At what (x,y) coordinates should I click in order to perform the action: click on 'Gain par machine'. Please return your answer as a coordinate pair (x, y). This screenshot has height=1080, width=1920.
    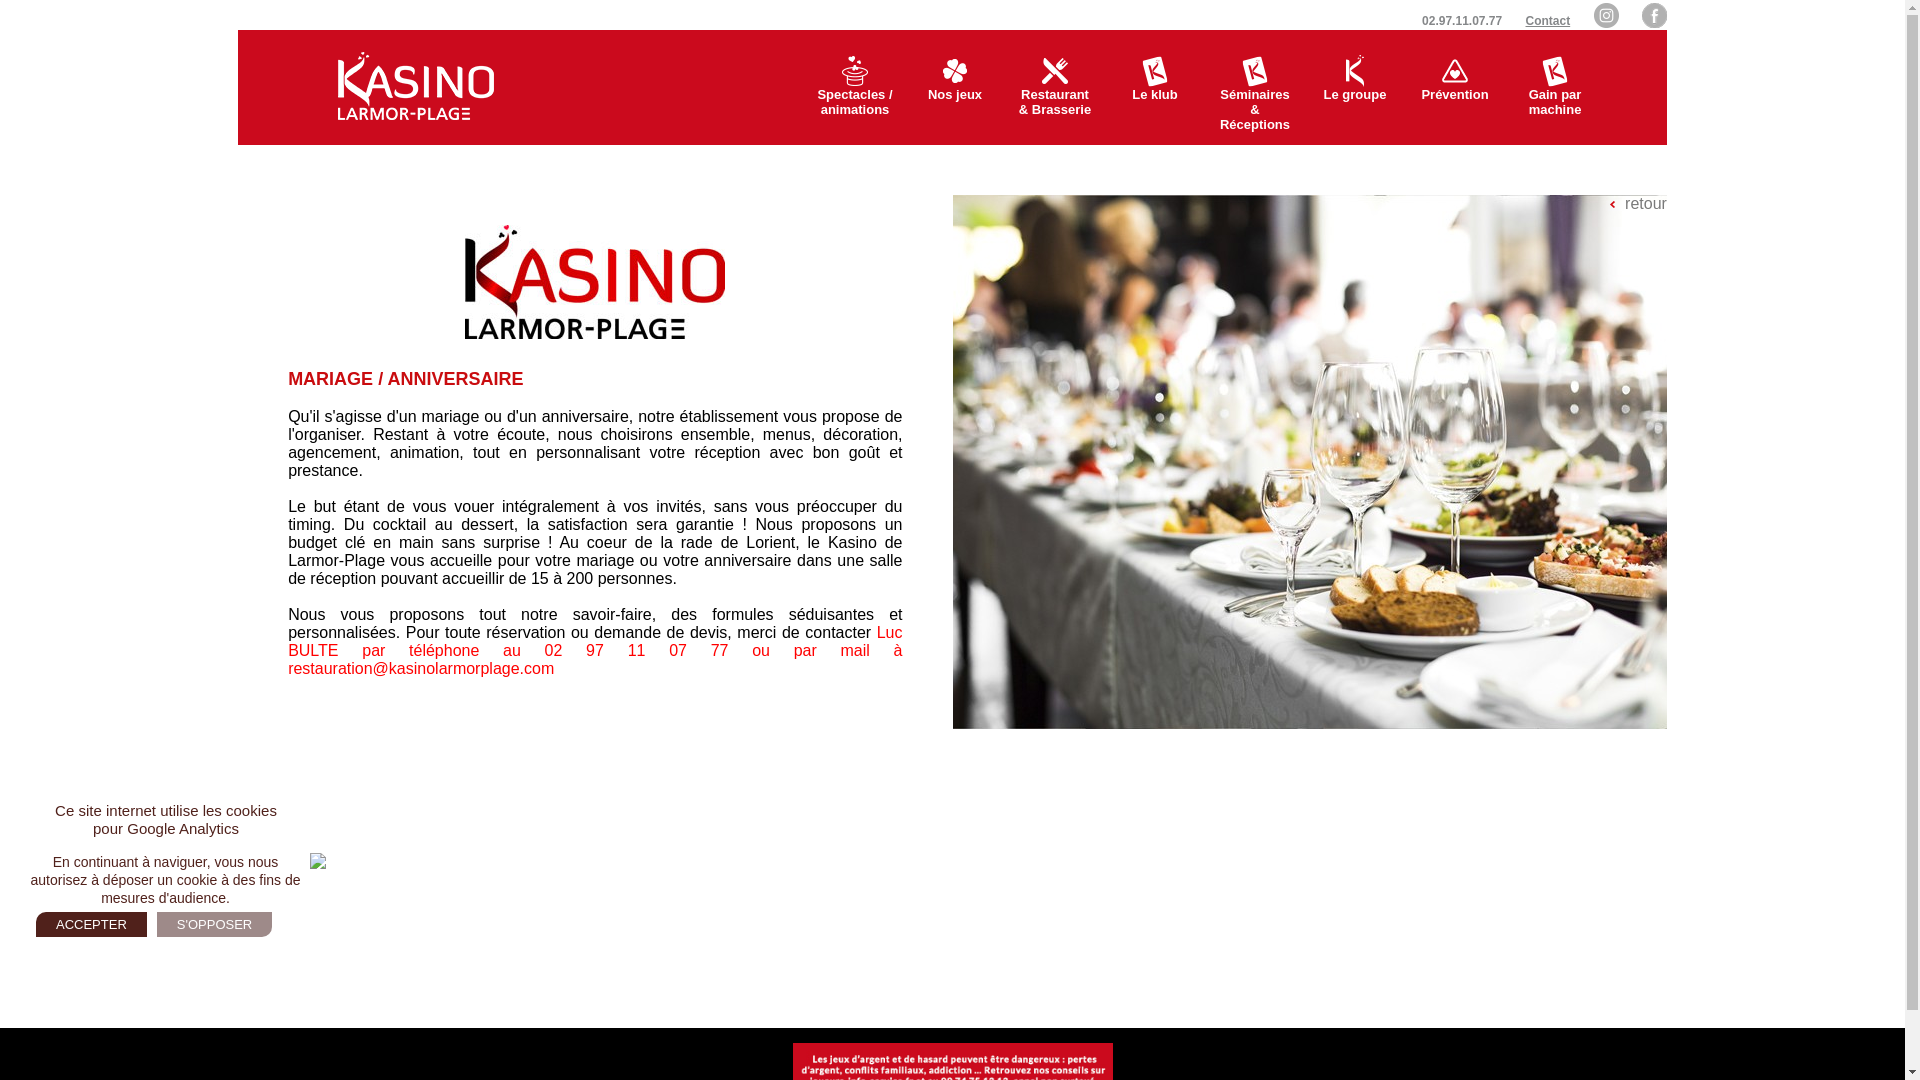
    Looking at the image, I should click on (1554, 86).